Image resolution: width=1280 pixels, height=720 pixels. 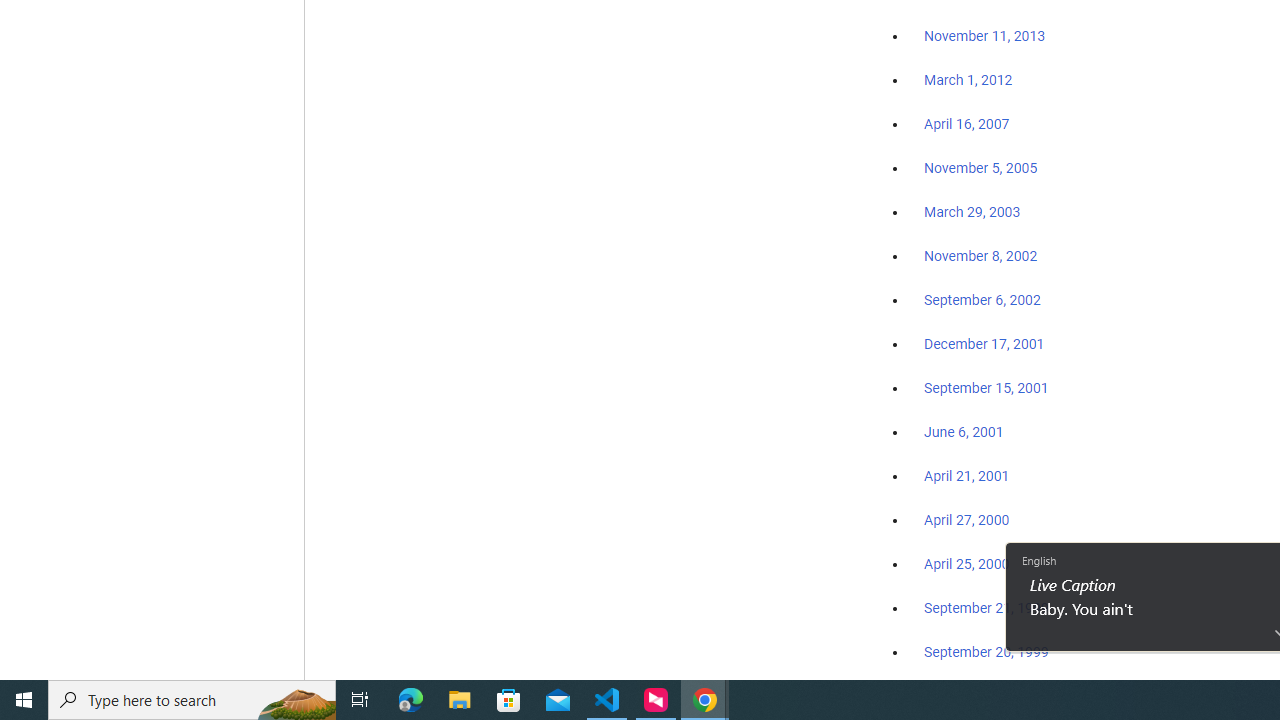 I want to click on 'November 11, 2013', so click(x=984, y=37).